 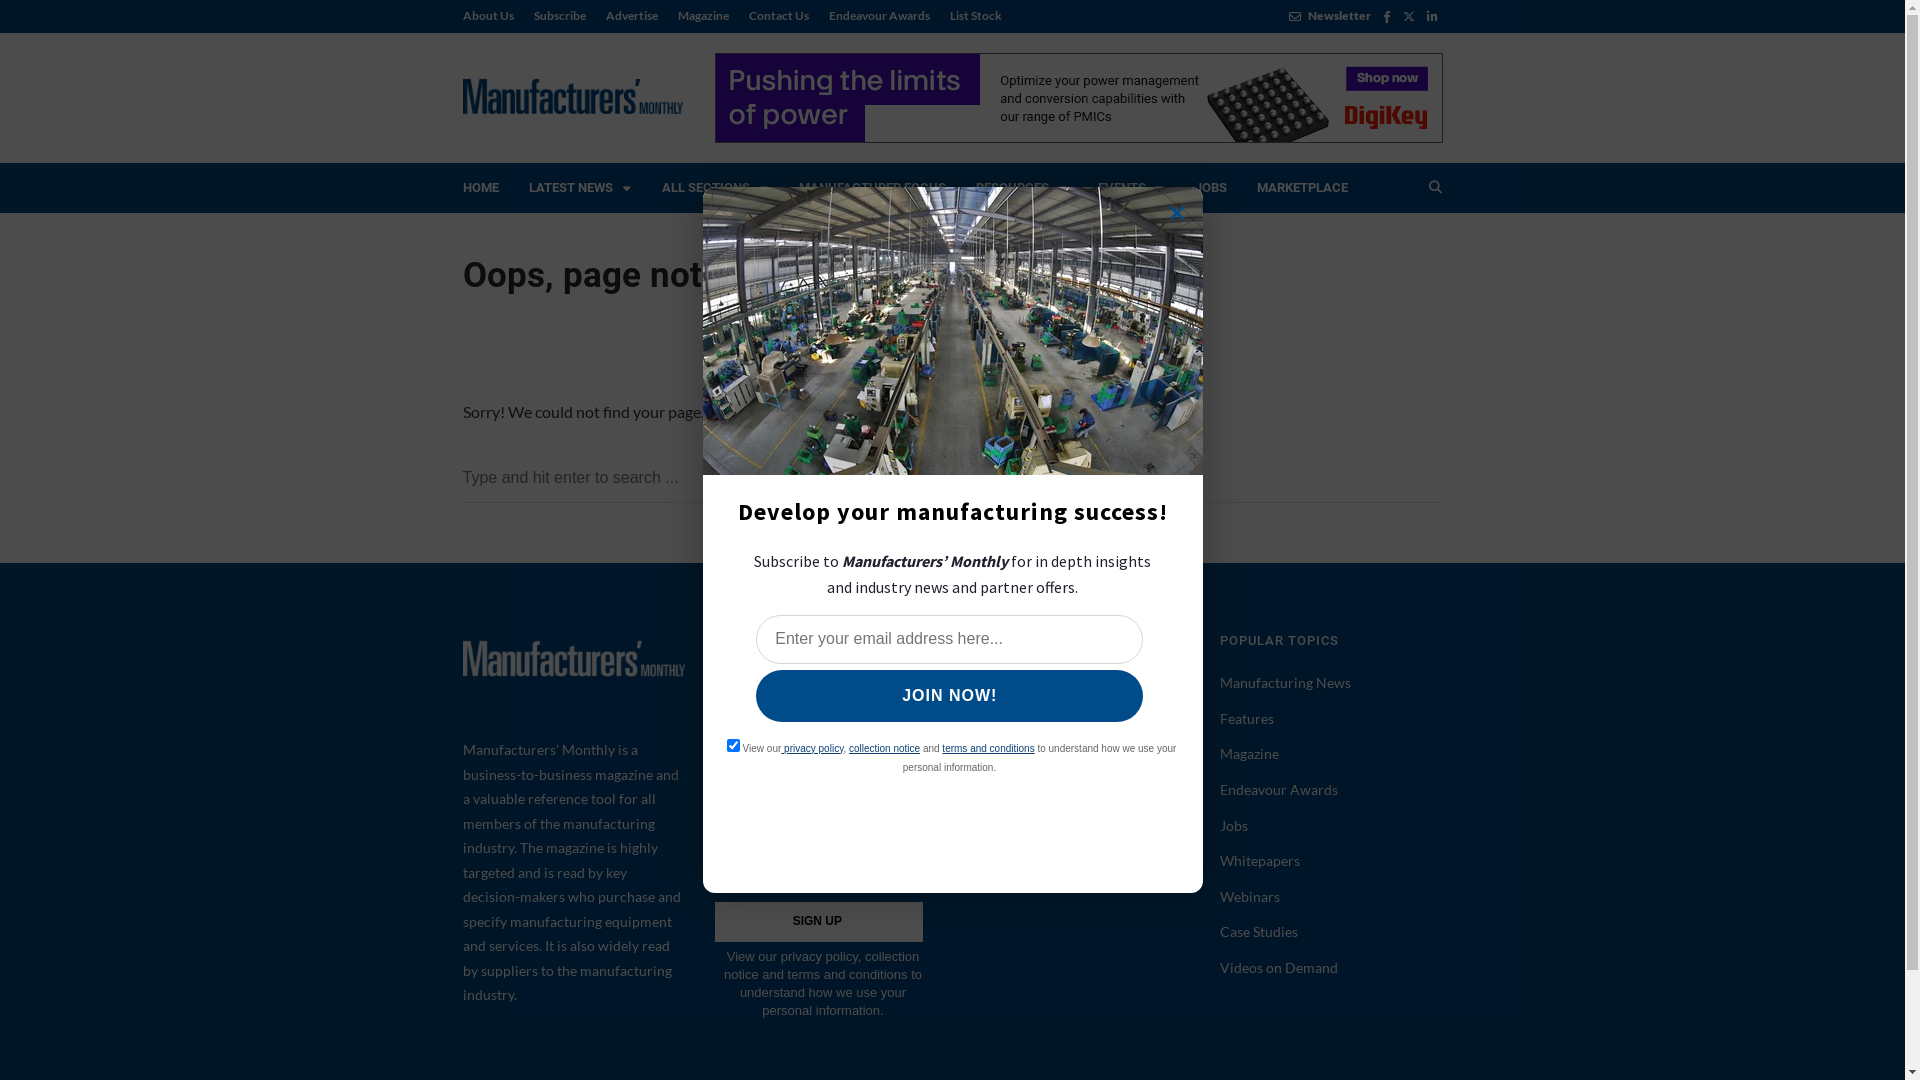 What do you see at coordinates (782, 188) in the screenshot?
I see `'MANUFACTURER FOCUS'` at bounding box center [782, 188].